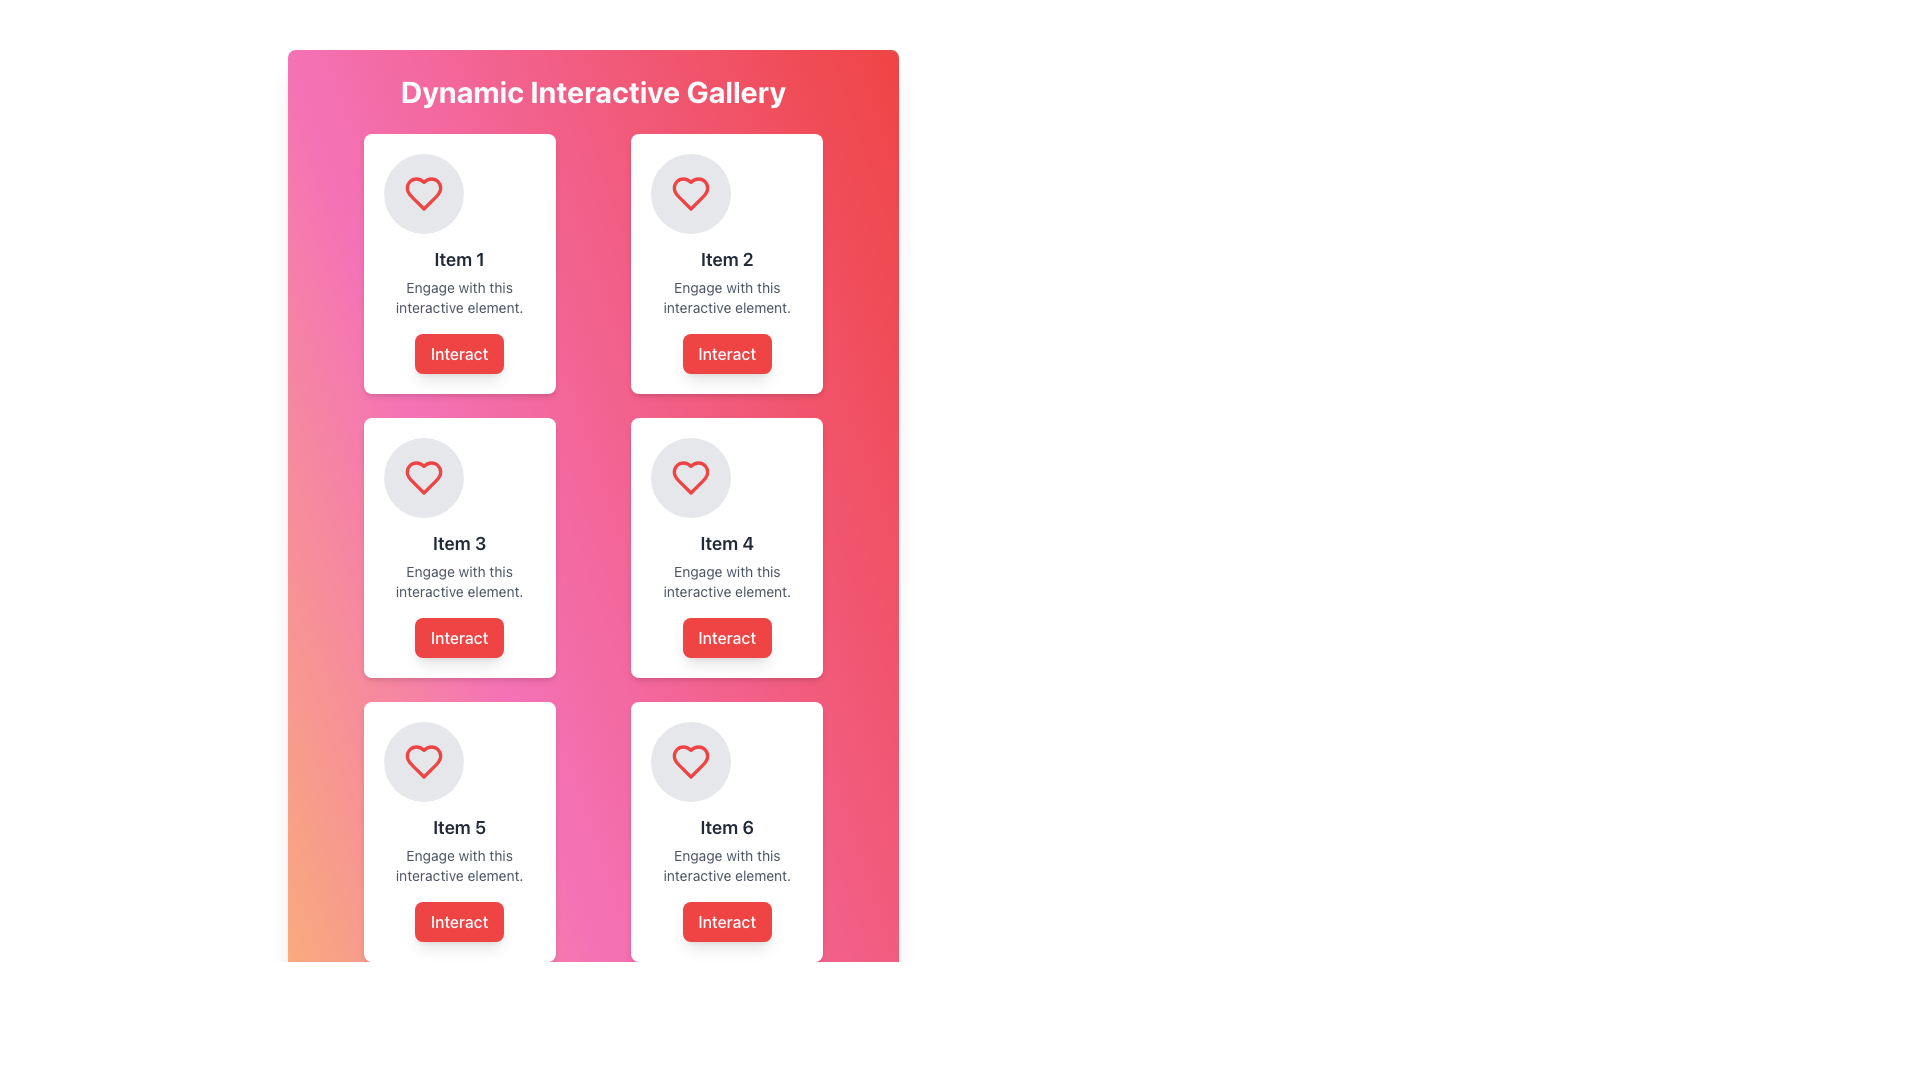  What do you see at coordinates (726, 582) in the screenshot?
I see `the static text block that says 'Engage with this interactive element.' located in the fourth card of the vertically stacked grid, positioned below the title 'Item 4' and above the 'Interact' button` at bounding box center [726, 582].